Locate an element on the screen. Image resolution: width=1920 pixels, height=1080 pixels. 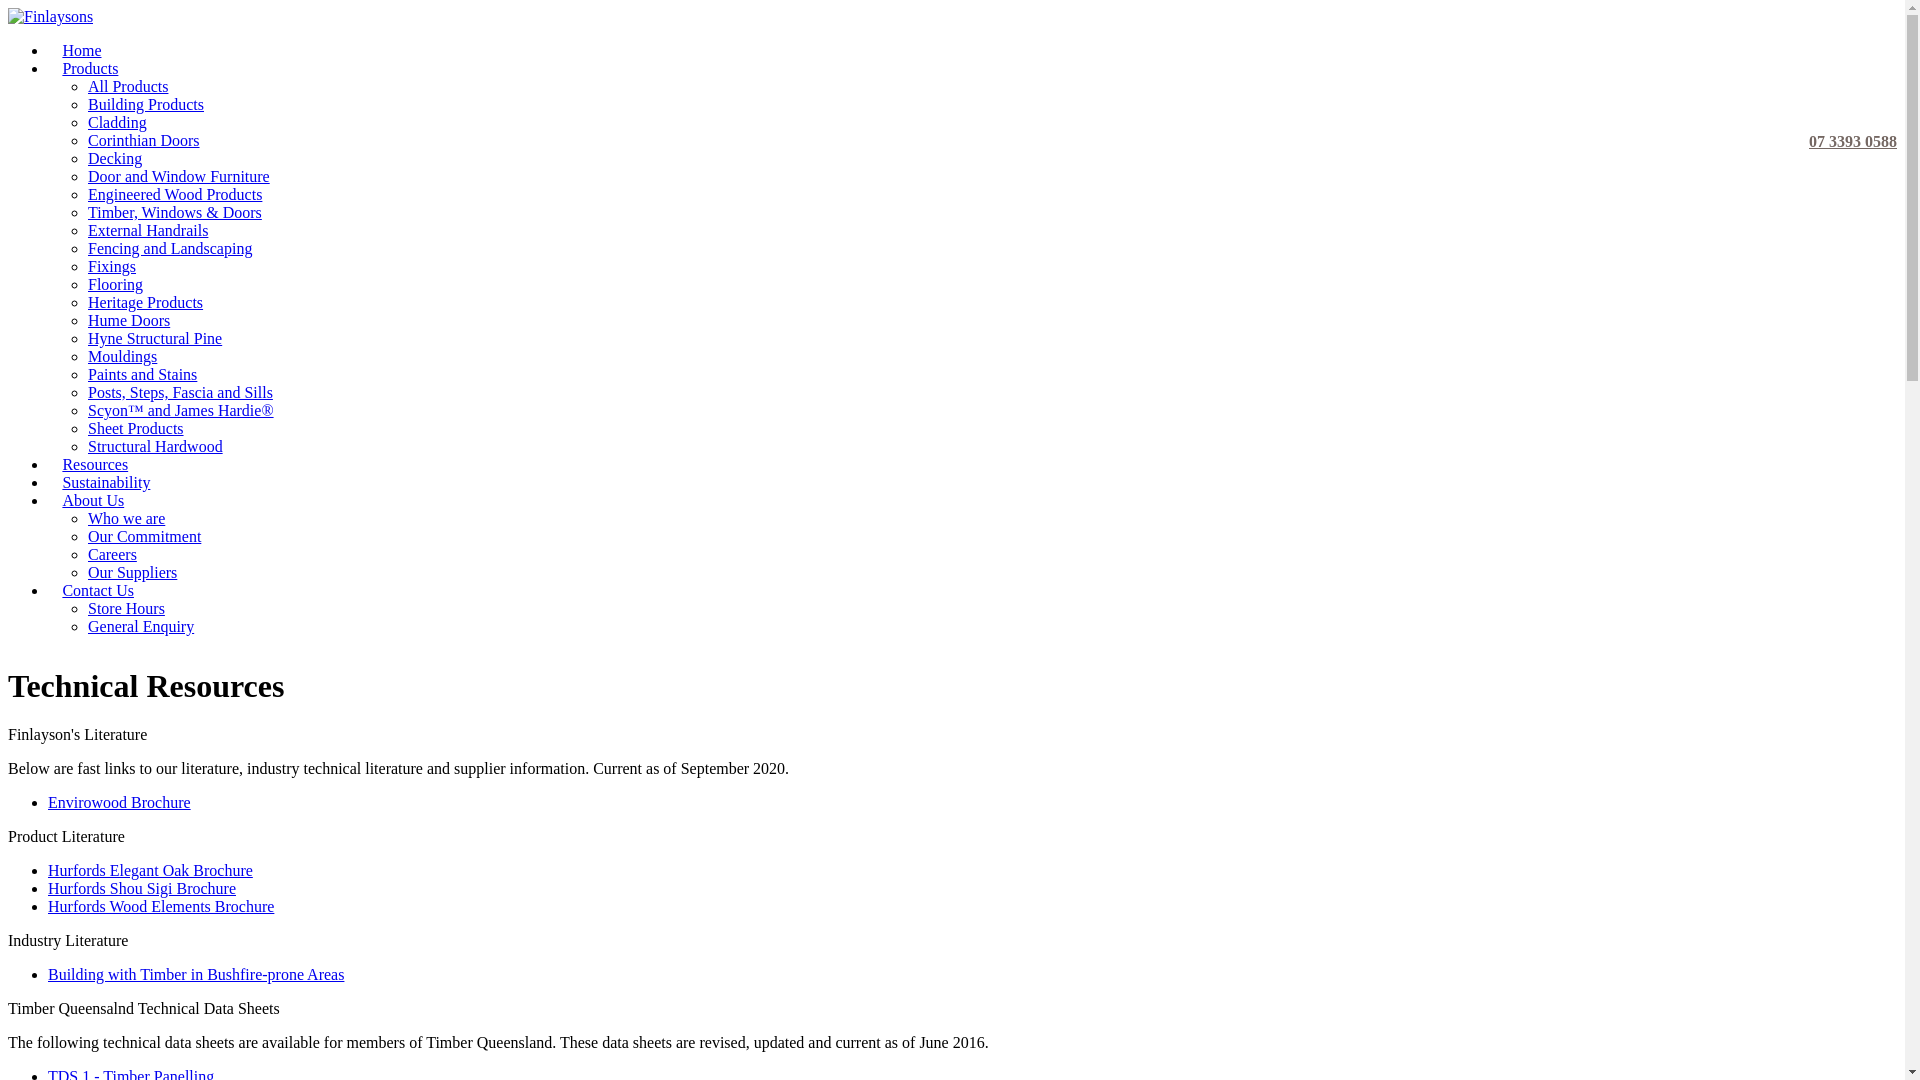
'About Us' is located at coordinates (92, 499).